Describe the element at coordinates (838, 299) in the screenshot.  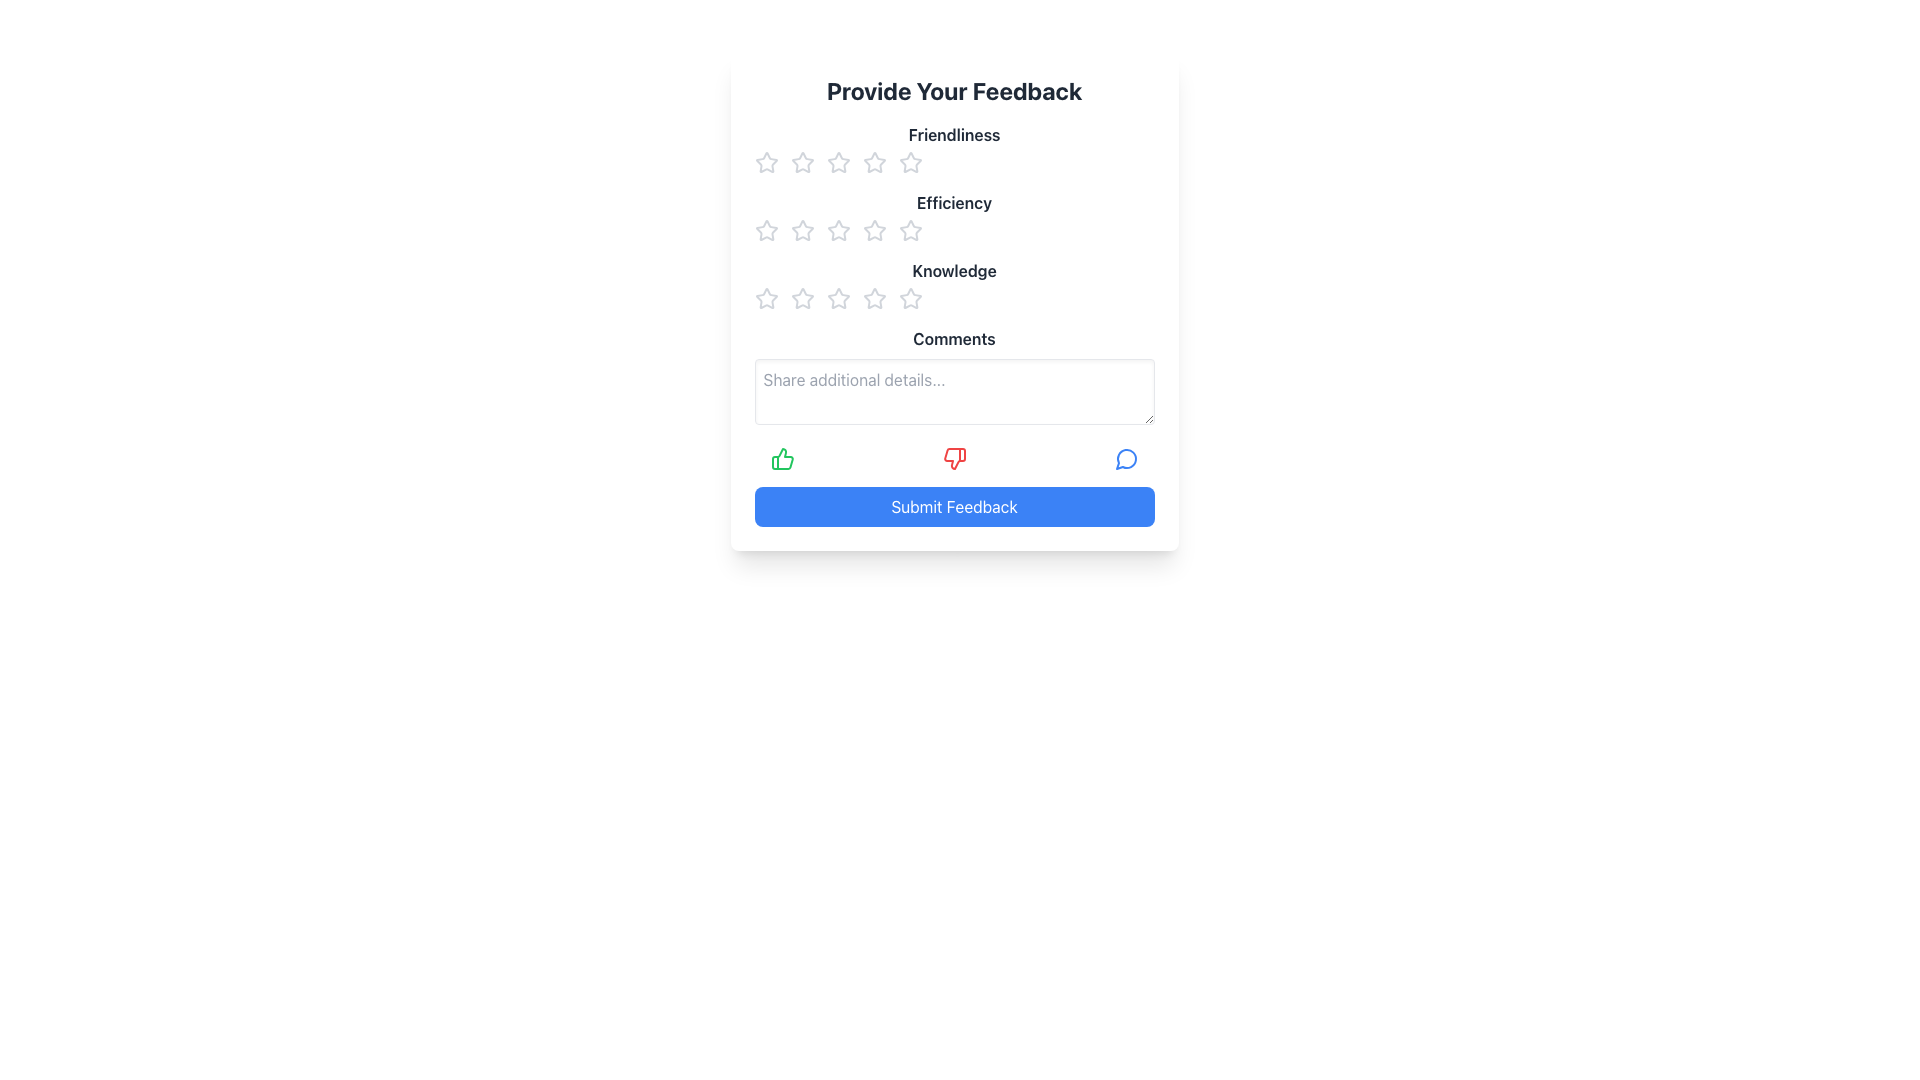
I see `across the third star icon from the left in the horizontal group of five stars` at that location.